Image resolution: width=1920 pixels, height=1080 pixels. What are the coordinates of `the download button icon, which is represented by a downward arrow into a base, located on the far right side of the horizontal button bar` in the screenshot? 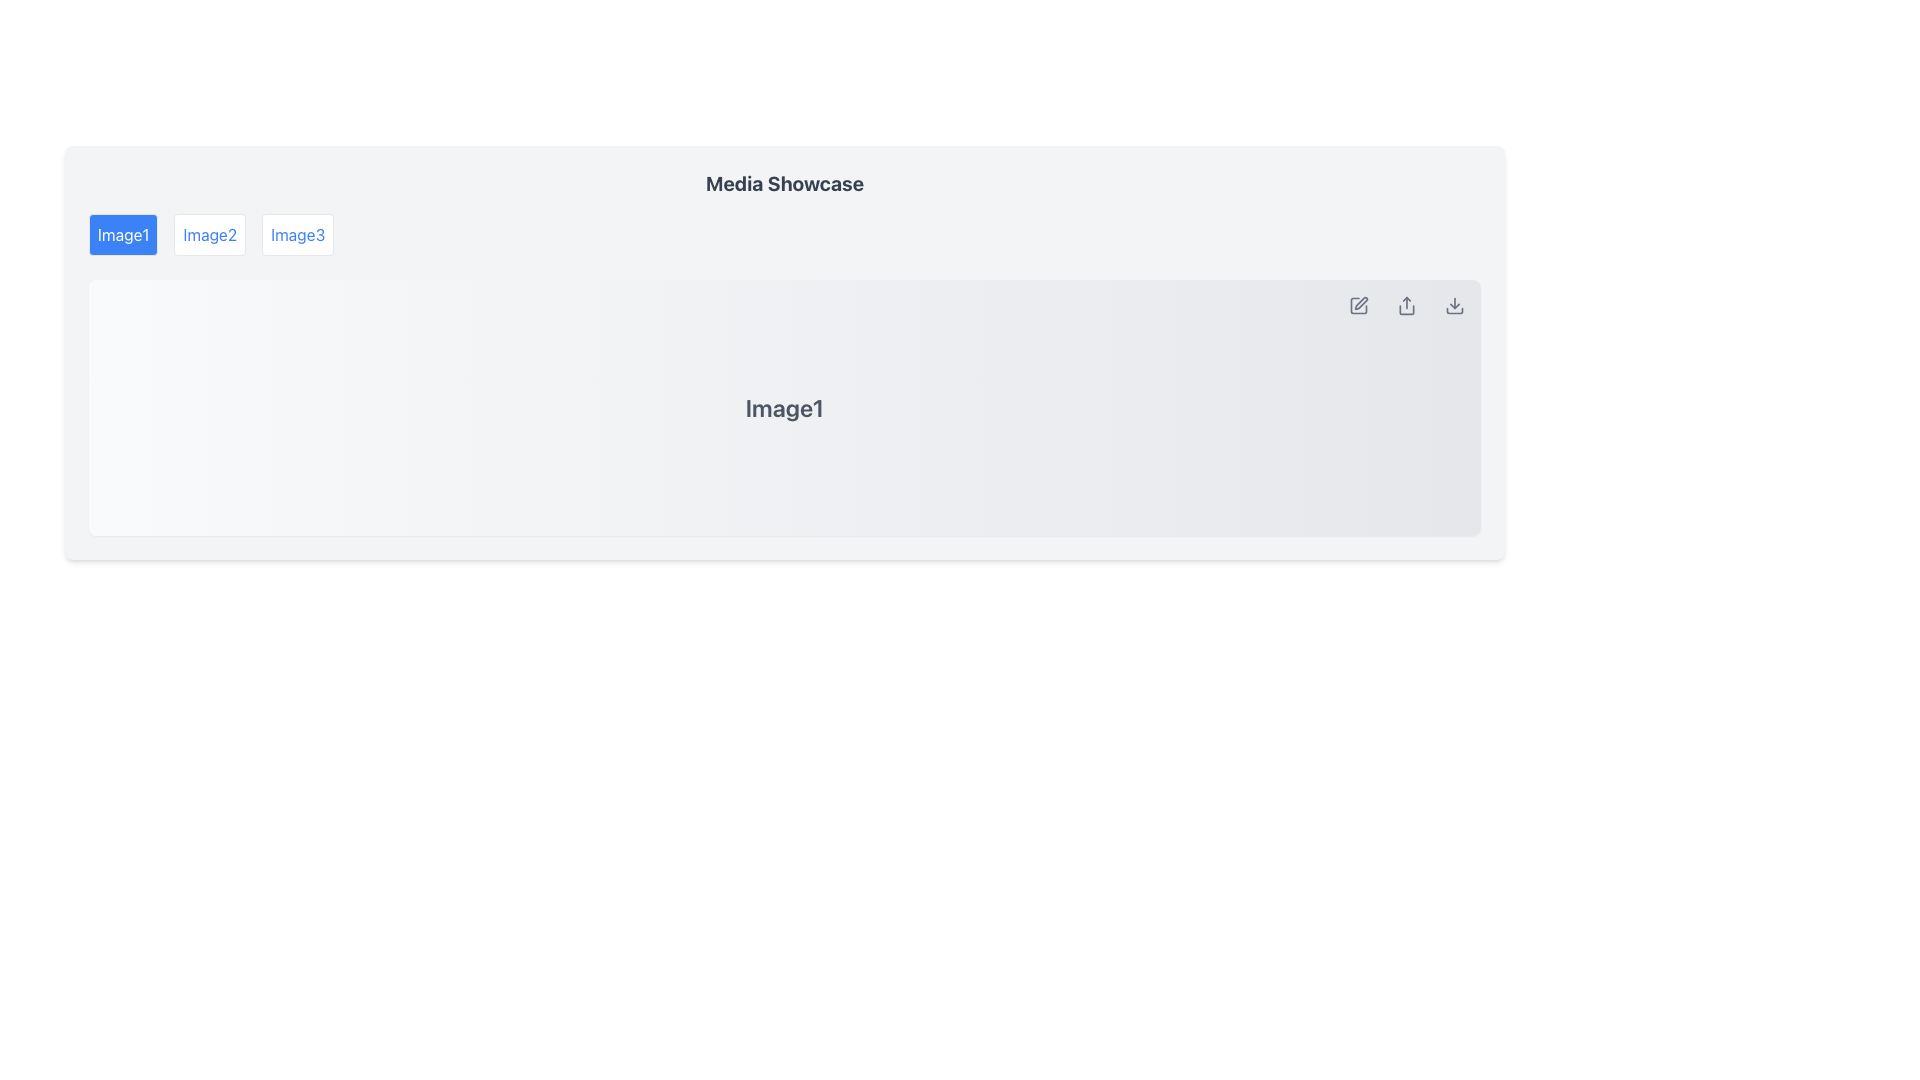 It's located at (1454, 305).